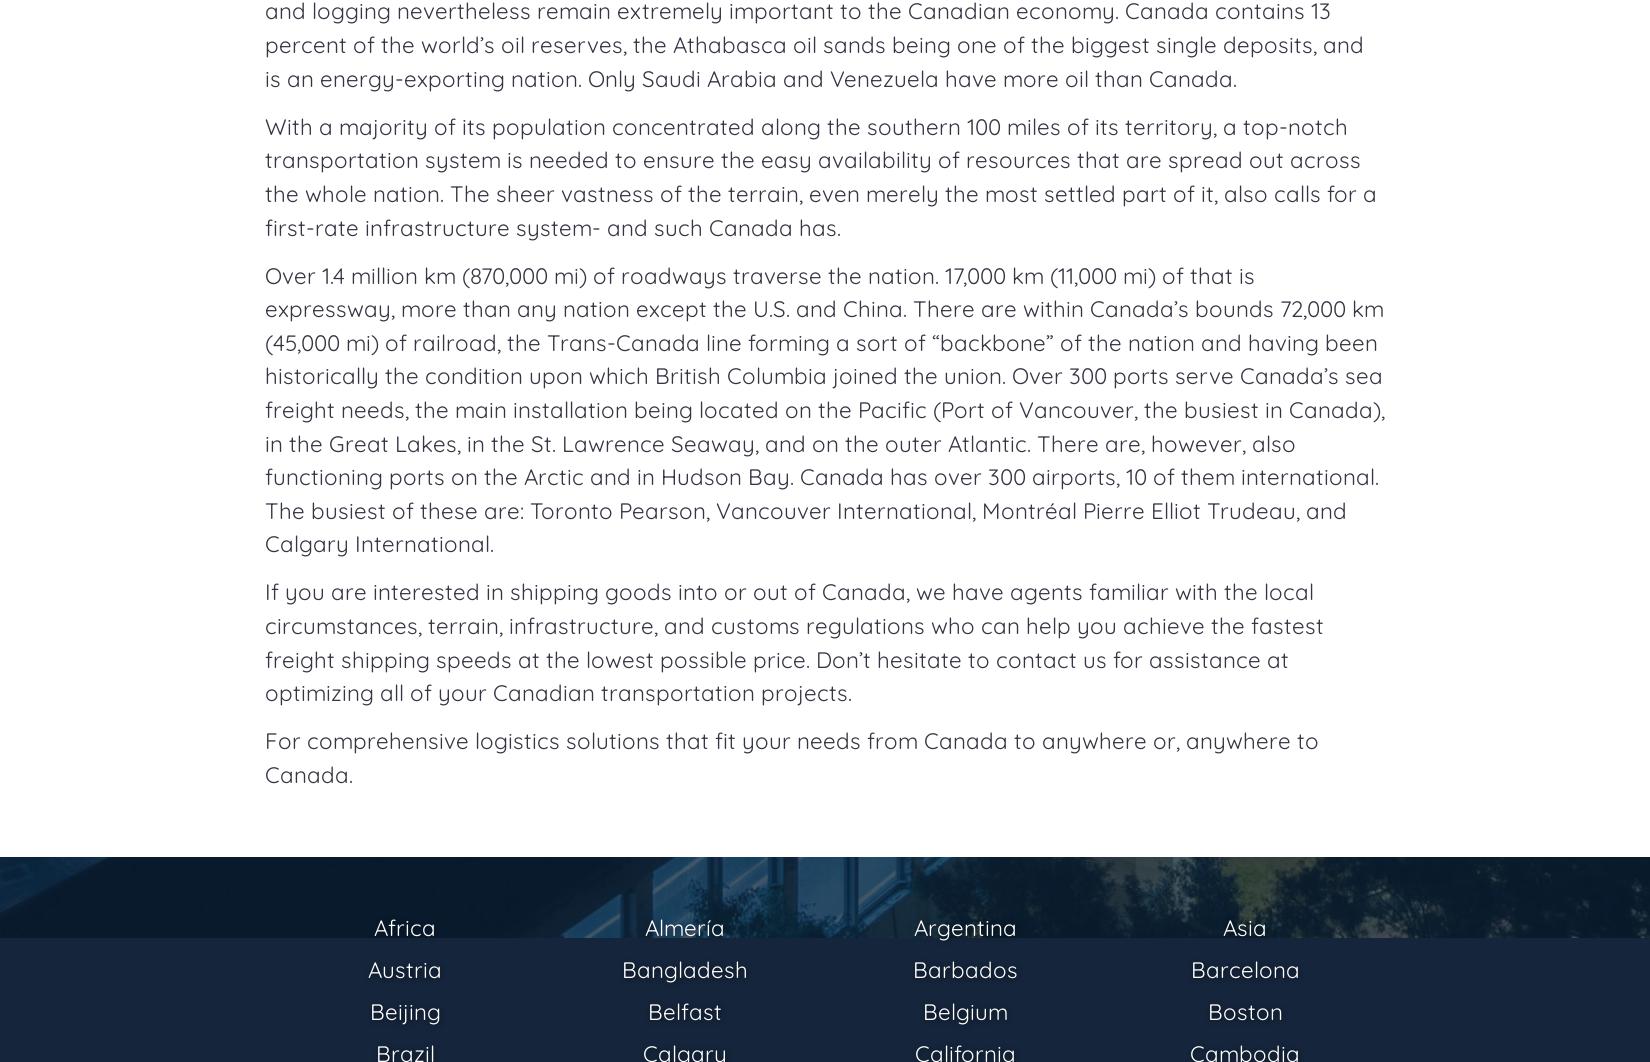 This screenshot has width=1650, height=1062. I want to click on 'Over 1.4 million km (870,000 mi) of roadways traverse the nation. 17,000 km (11,000 mi) of that is expressway, more than any nation except the U.S. and China. There are within Canada’s bounds 72,000 km (45,000 mi) of railroad, the Trans-Canada line forming a sort of “backbone” of the nation and having been historically the condition upon which British Columbia joined the union. Over 300 ports serve Canada’s sea freight needs, the main installation being located on the Pacific (Port of Vancouver, the busiest in Canada), in the Great Lakes, in the St. Lawrence Seaway, and on the outer Atlantic. There are, however, also functioning ports on the Arctic and in Hudson Bay. Canada has over 300 airports, 10 of them international. The busiest of these are: Toronto Pearson, Vancouver International, Montréal Pierre Elliot Trudeau, and Calgary International.', so click(264, 408).